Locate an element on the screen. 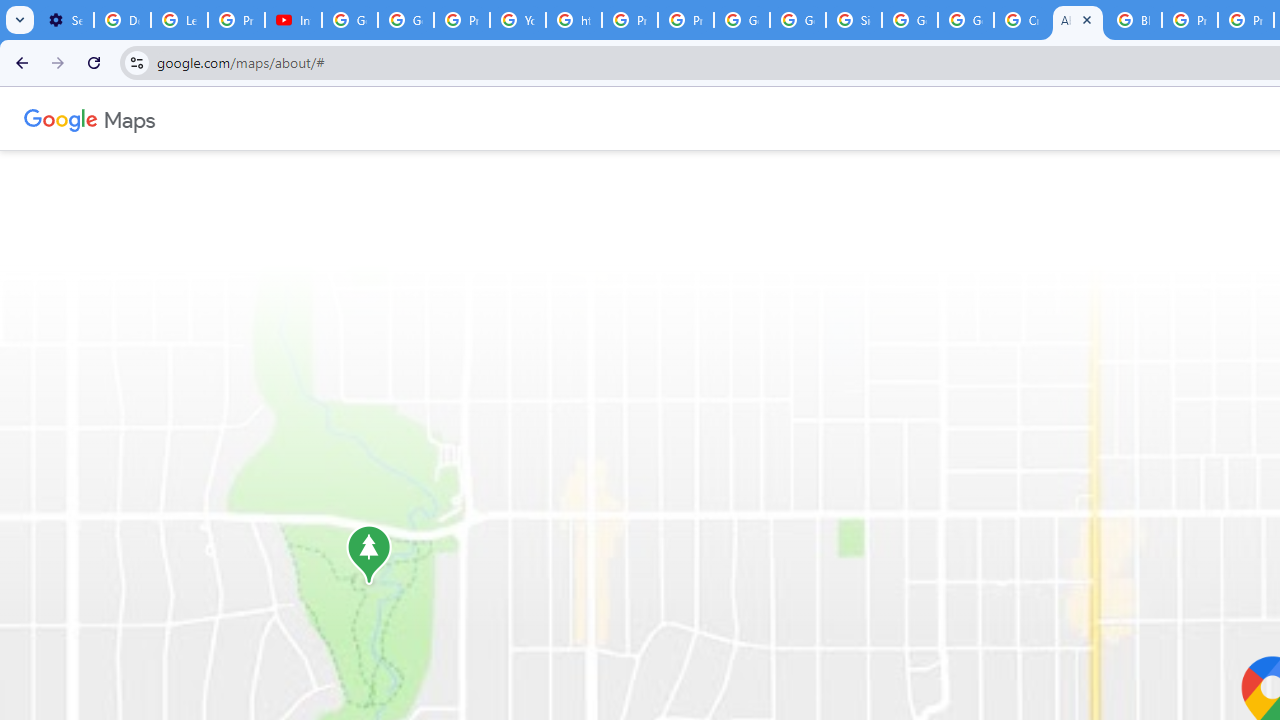  'Settings - Customize profile' is located at coordinates (65, 20).